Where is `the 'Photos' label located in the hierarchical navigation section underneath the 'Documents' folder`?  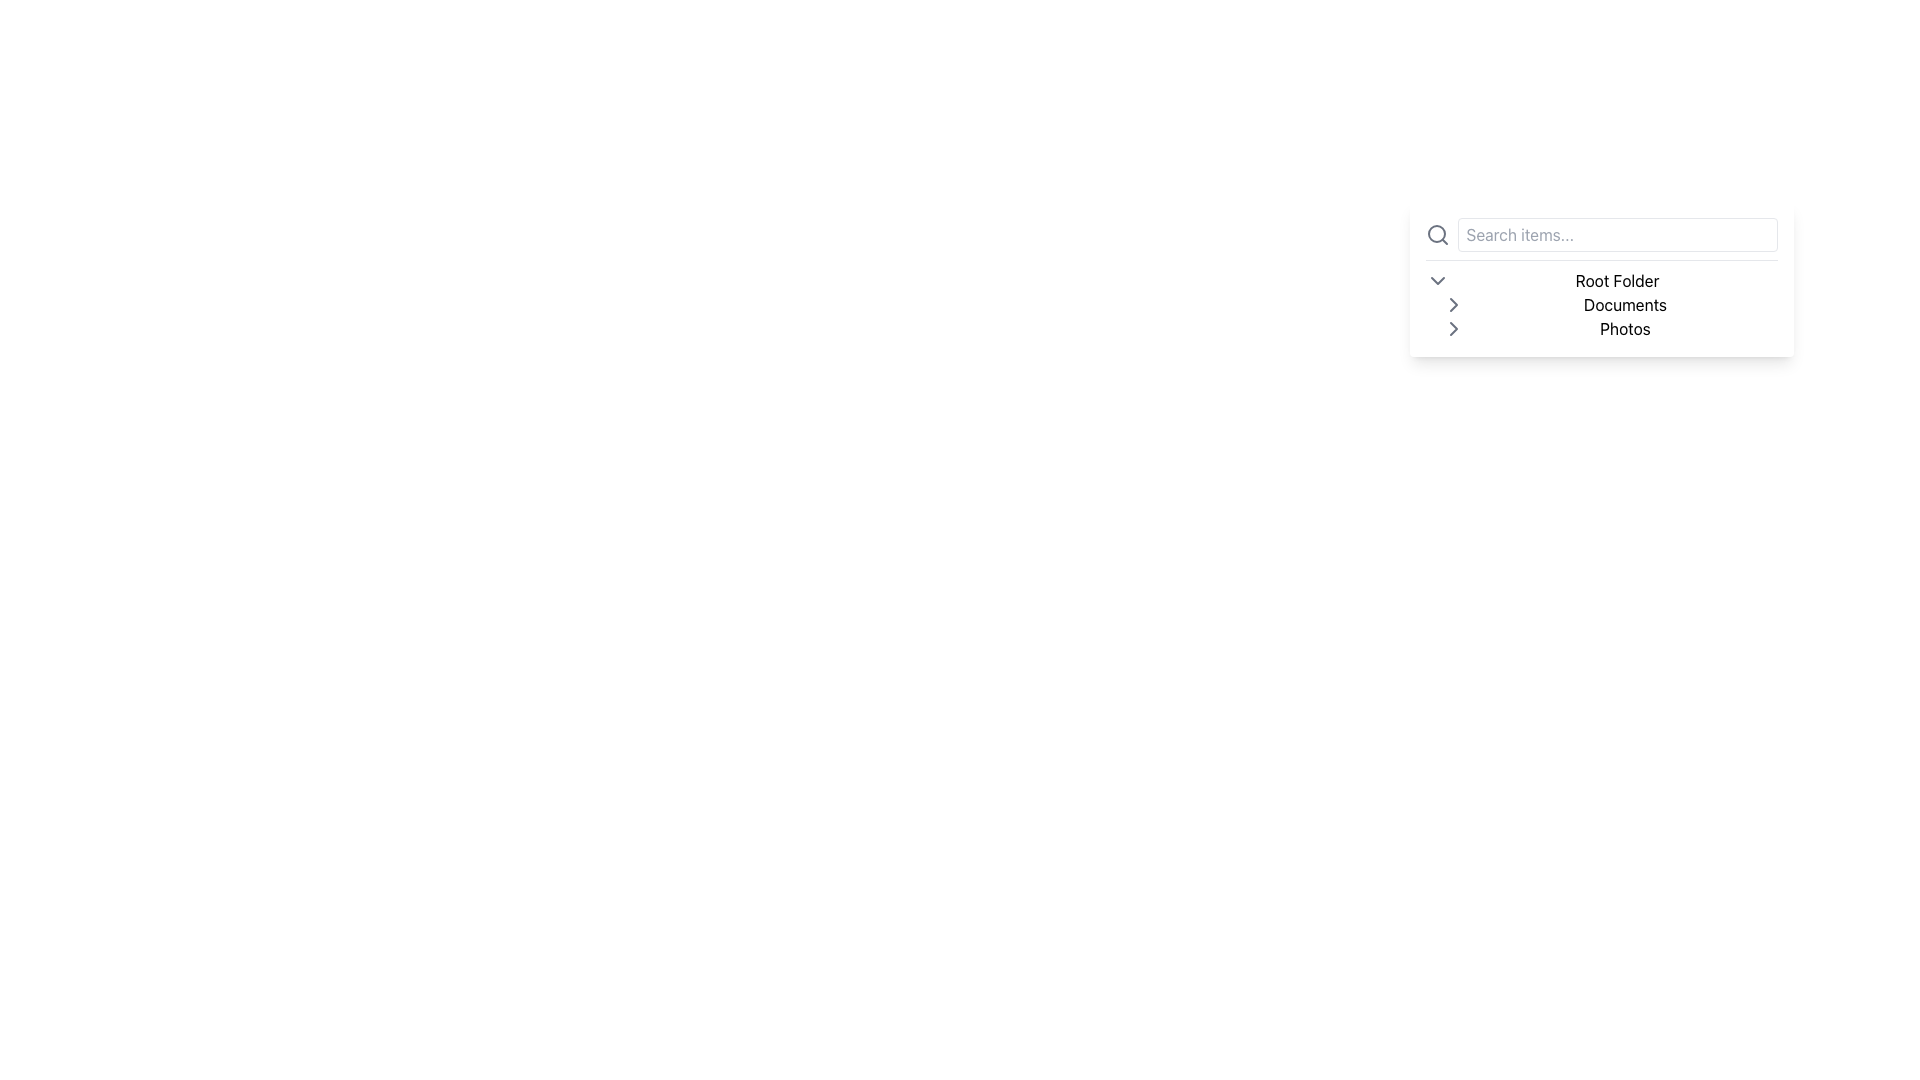
the 'Photos' label located in the hierarchical navigation section underneath the 'Documents' folder is located at coordinates (1625, 327).